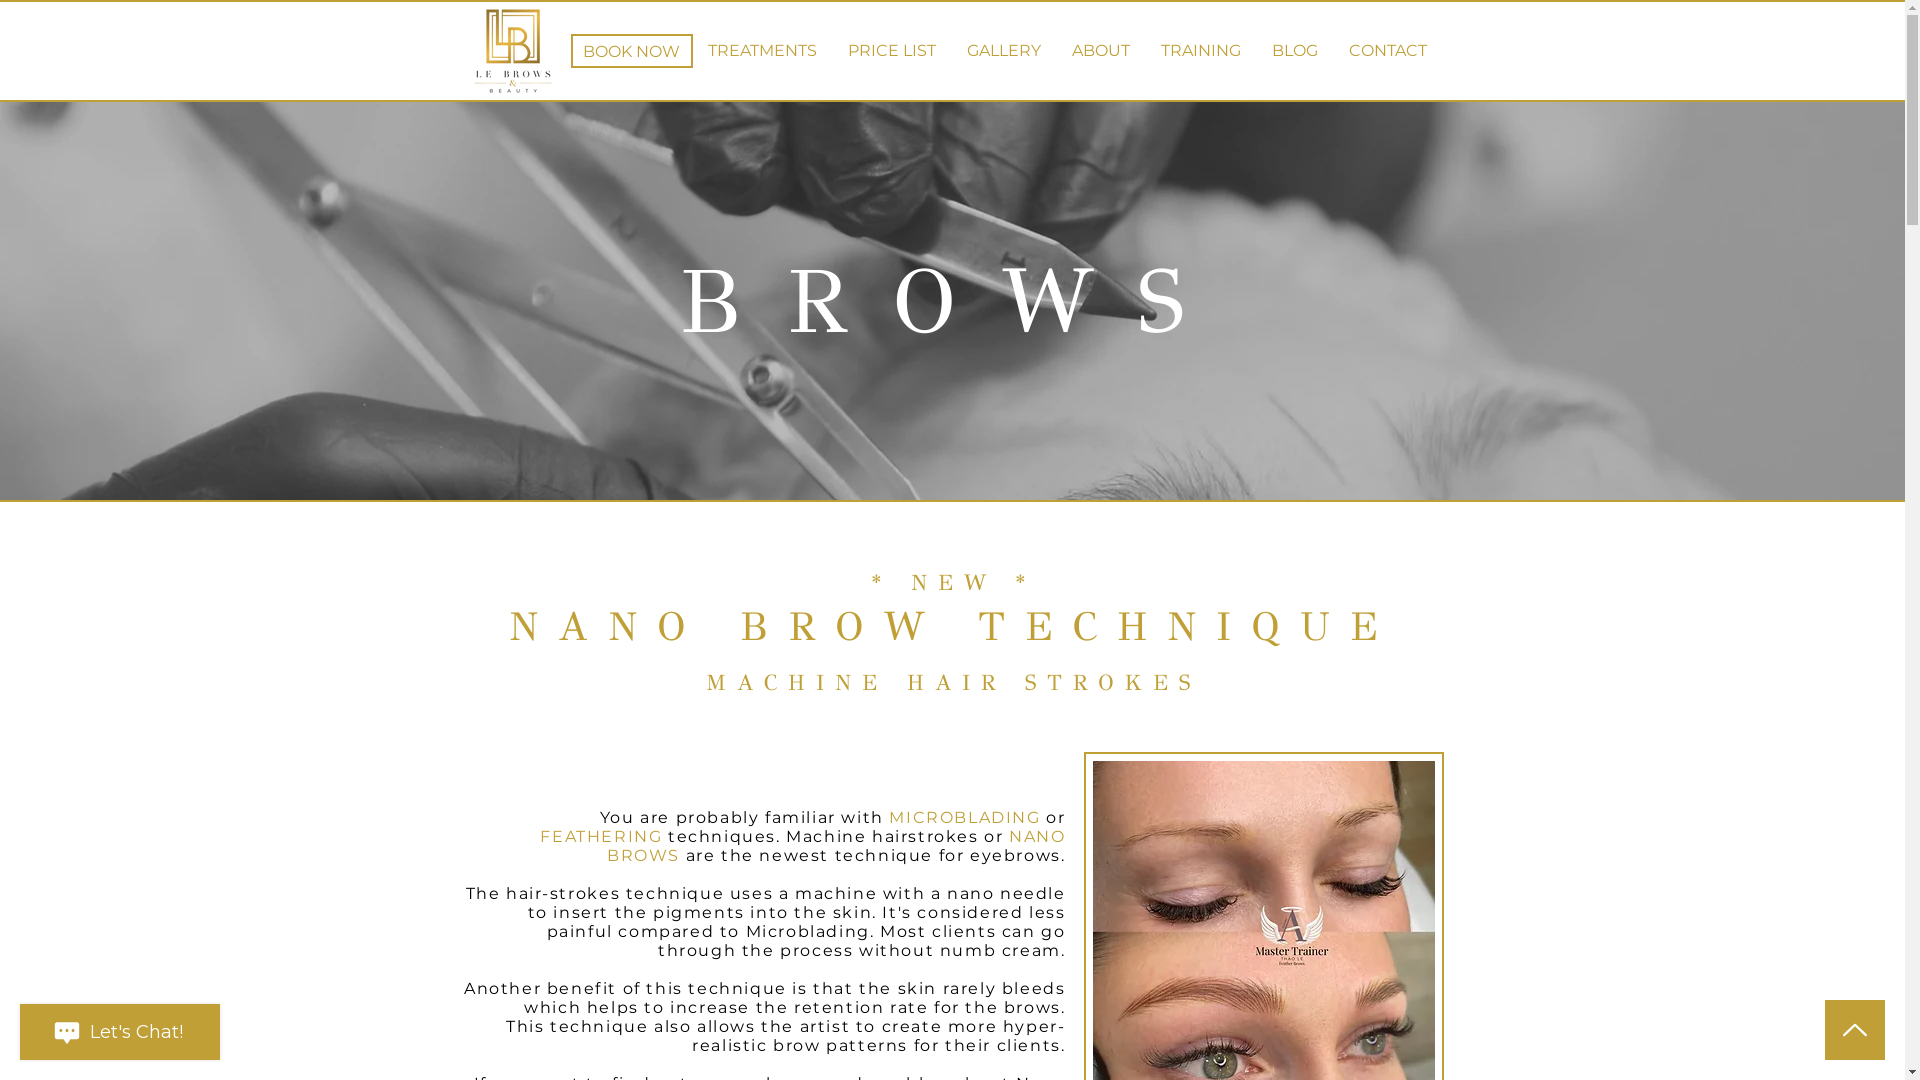 This screenshot has width=1920, height=1080. Describe the element at coordinates (890, 49) in the screenshot. I see `'PRICE LIST'` at that location.